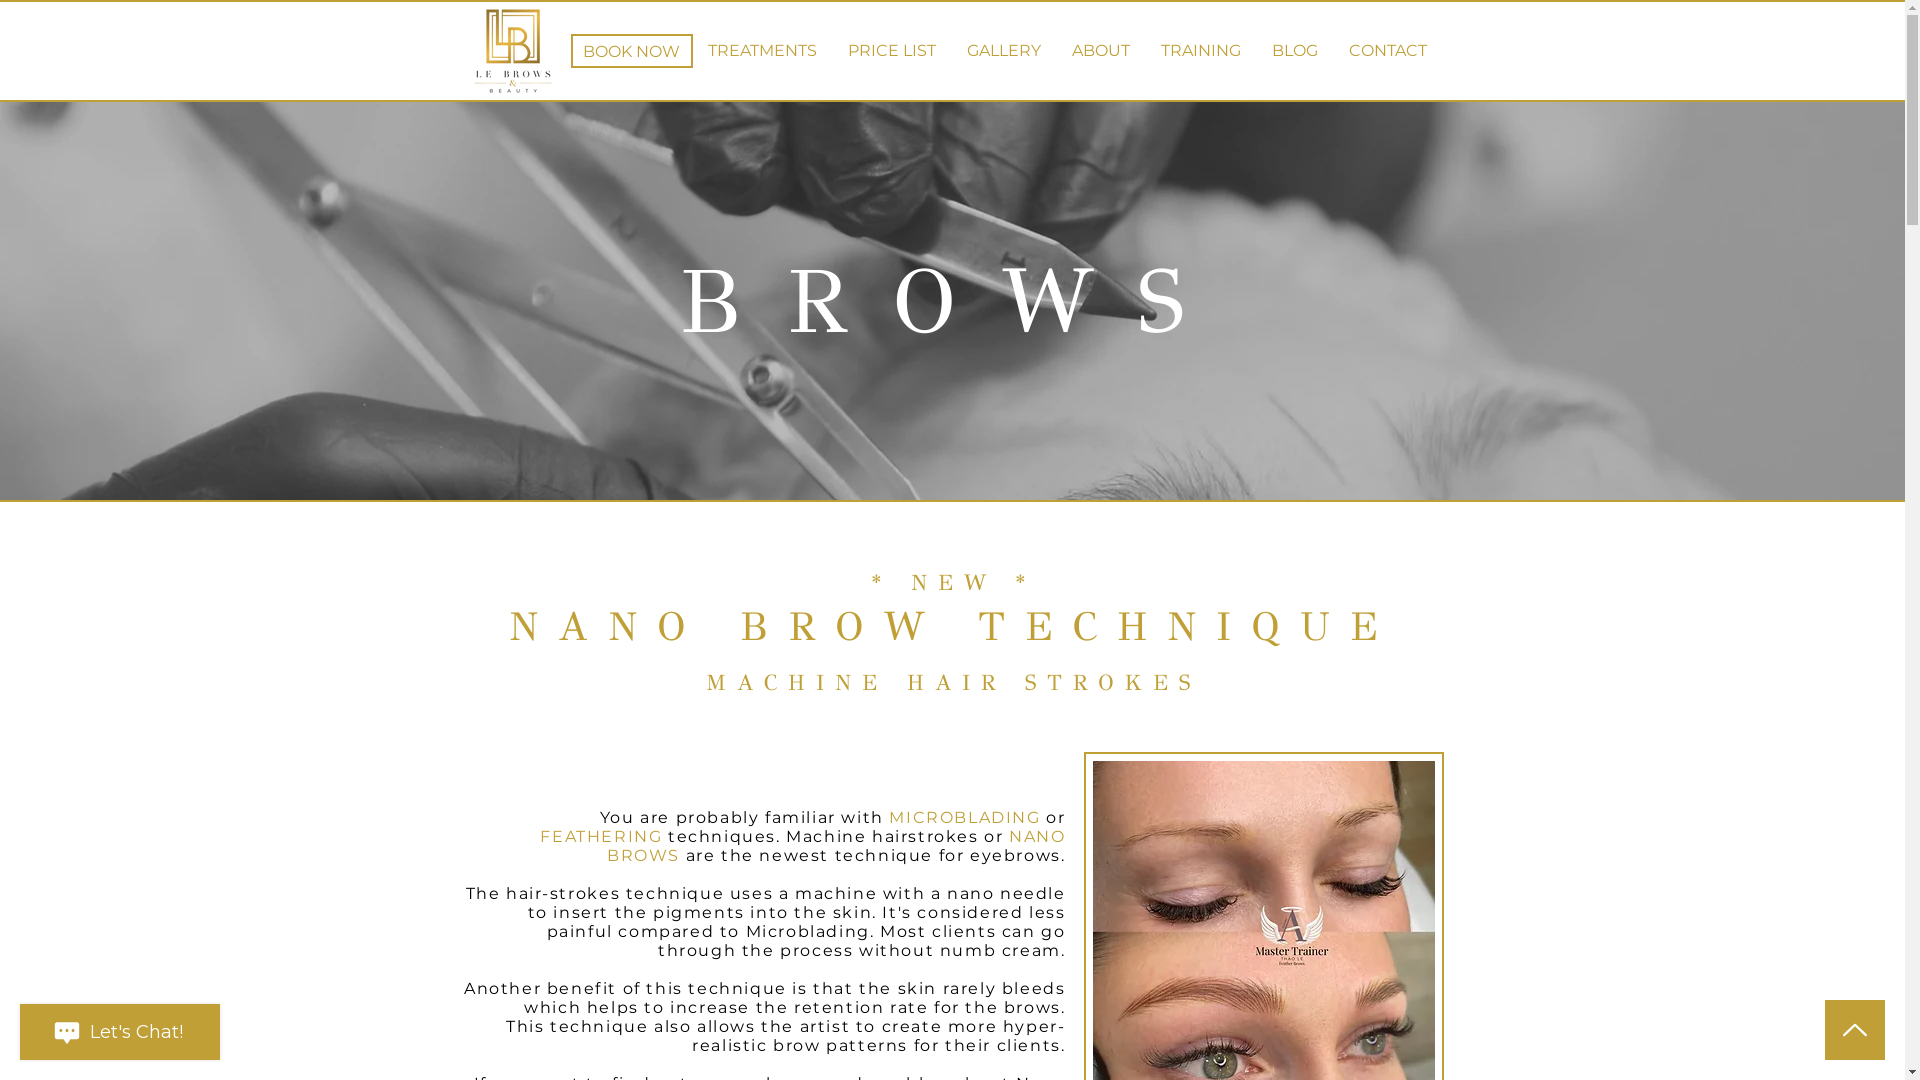 This screenshot has width=1920, height=1080. Describe the element at coordinates (890, 49) in the screenshot. I see `'PRICE LIST'` at that location.